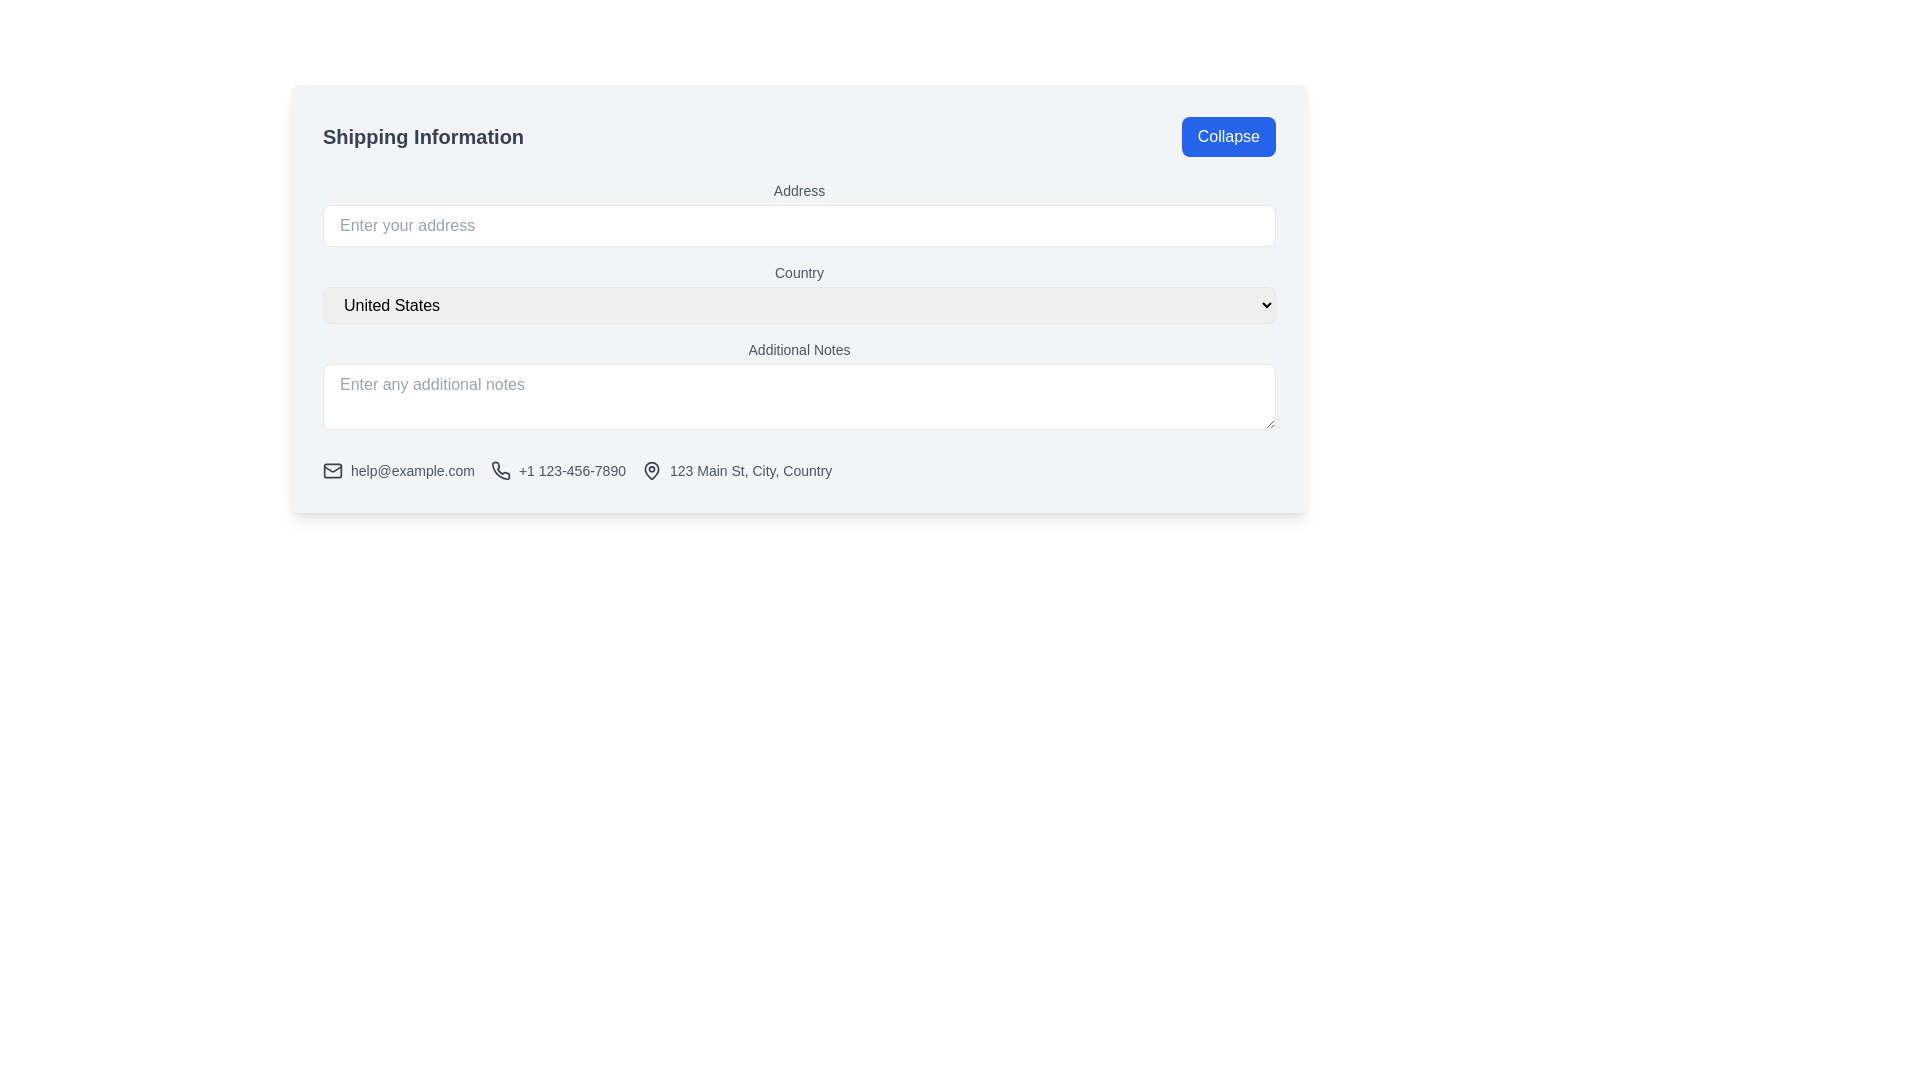  What do you see at coordinates (1227, 136) in the screenshot?
I see `the 'Collapse' button, which has a blue background and white text, located to the right of the 'Shipping Information' section header` at bounding box center [1227, 136].